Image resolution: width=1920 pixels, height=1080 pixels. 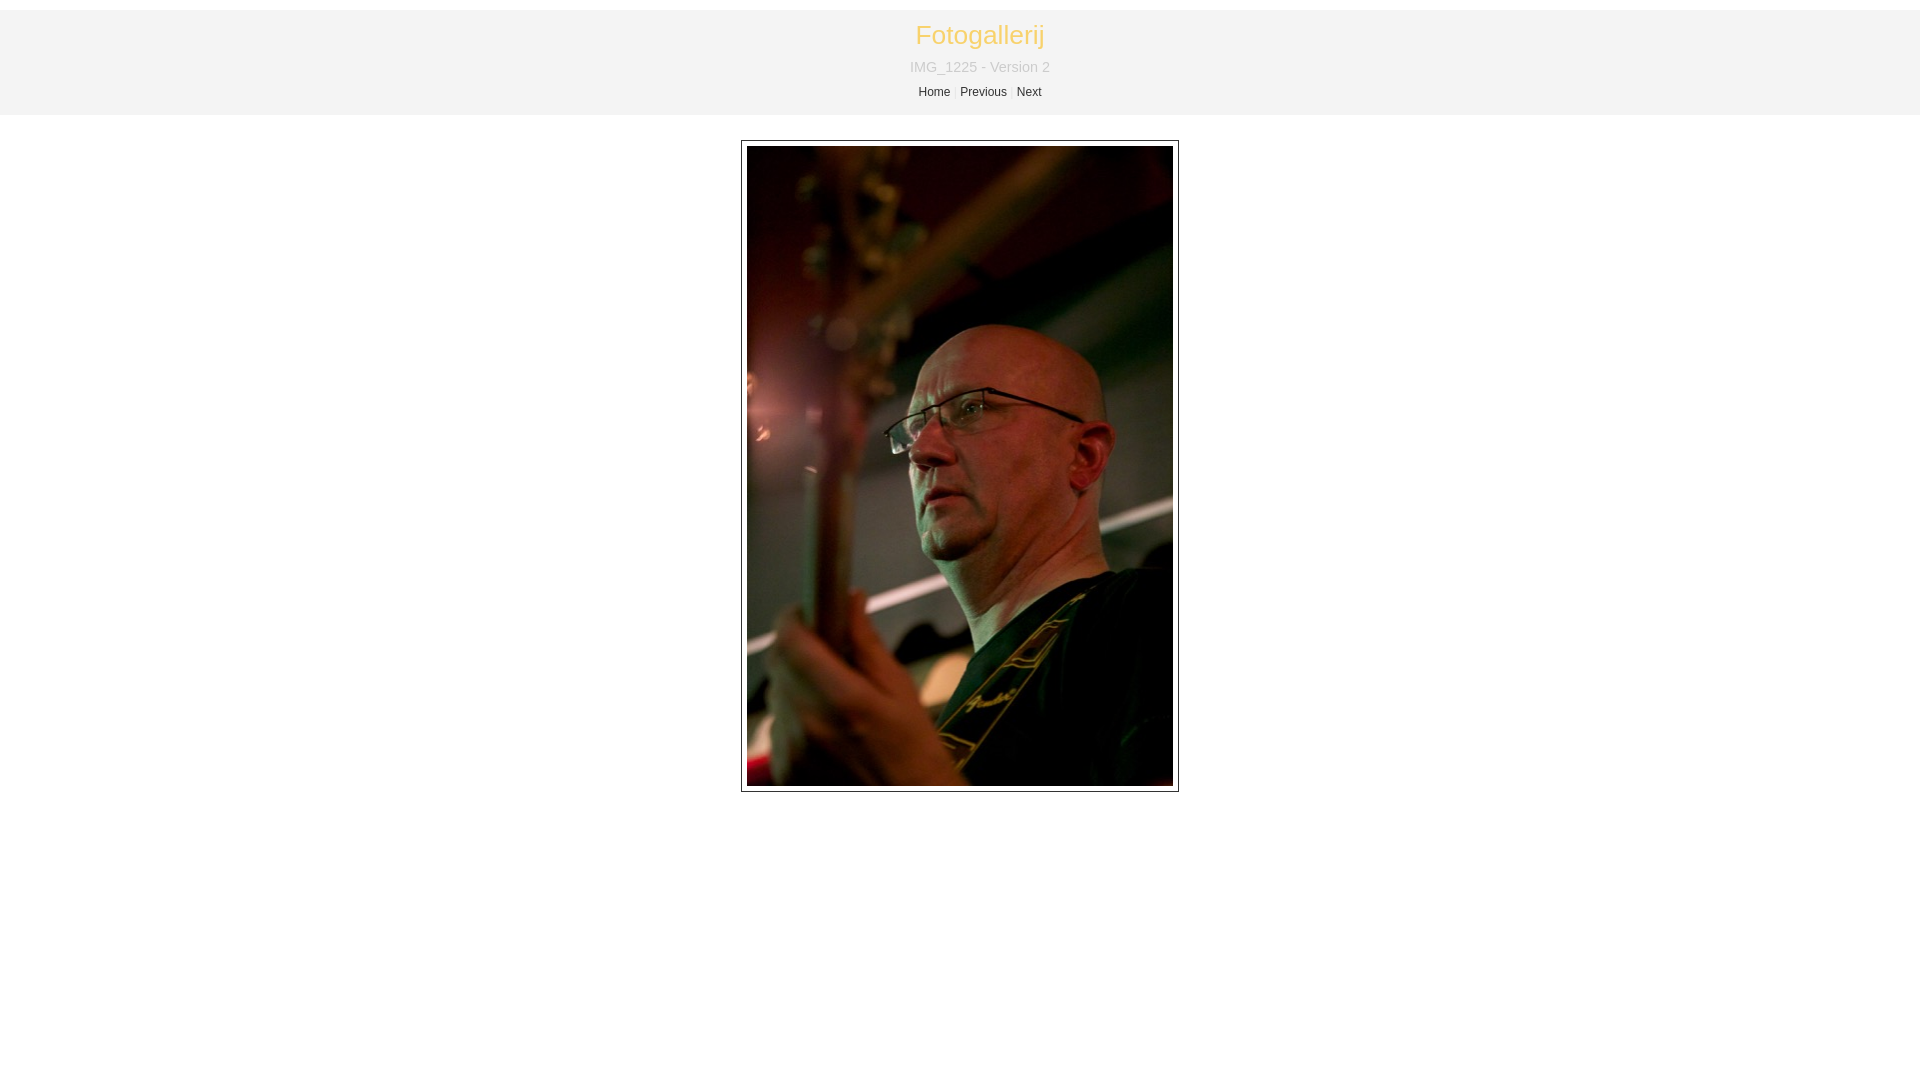 I want to click on 'Next', so click(x=1029, y=92).